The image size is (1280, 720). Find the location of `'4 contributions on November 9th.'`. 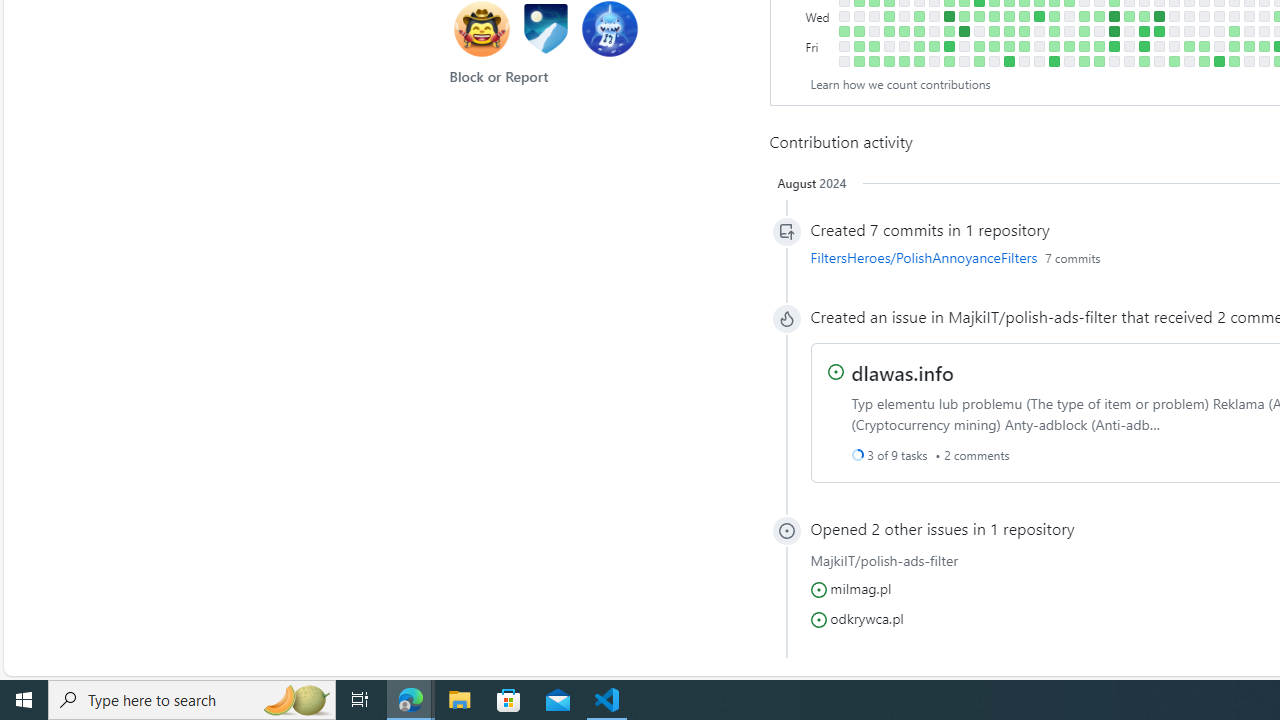

'4 contributions on November 9th.' is located at coordinates (1009, 31).